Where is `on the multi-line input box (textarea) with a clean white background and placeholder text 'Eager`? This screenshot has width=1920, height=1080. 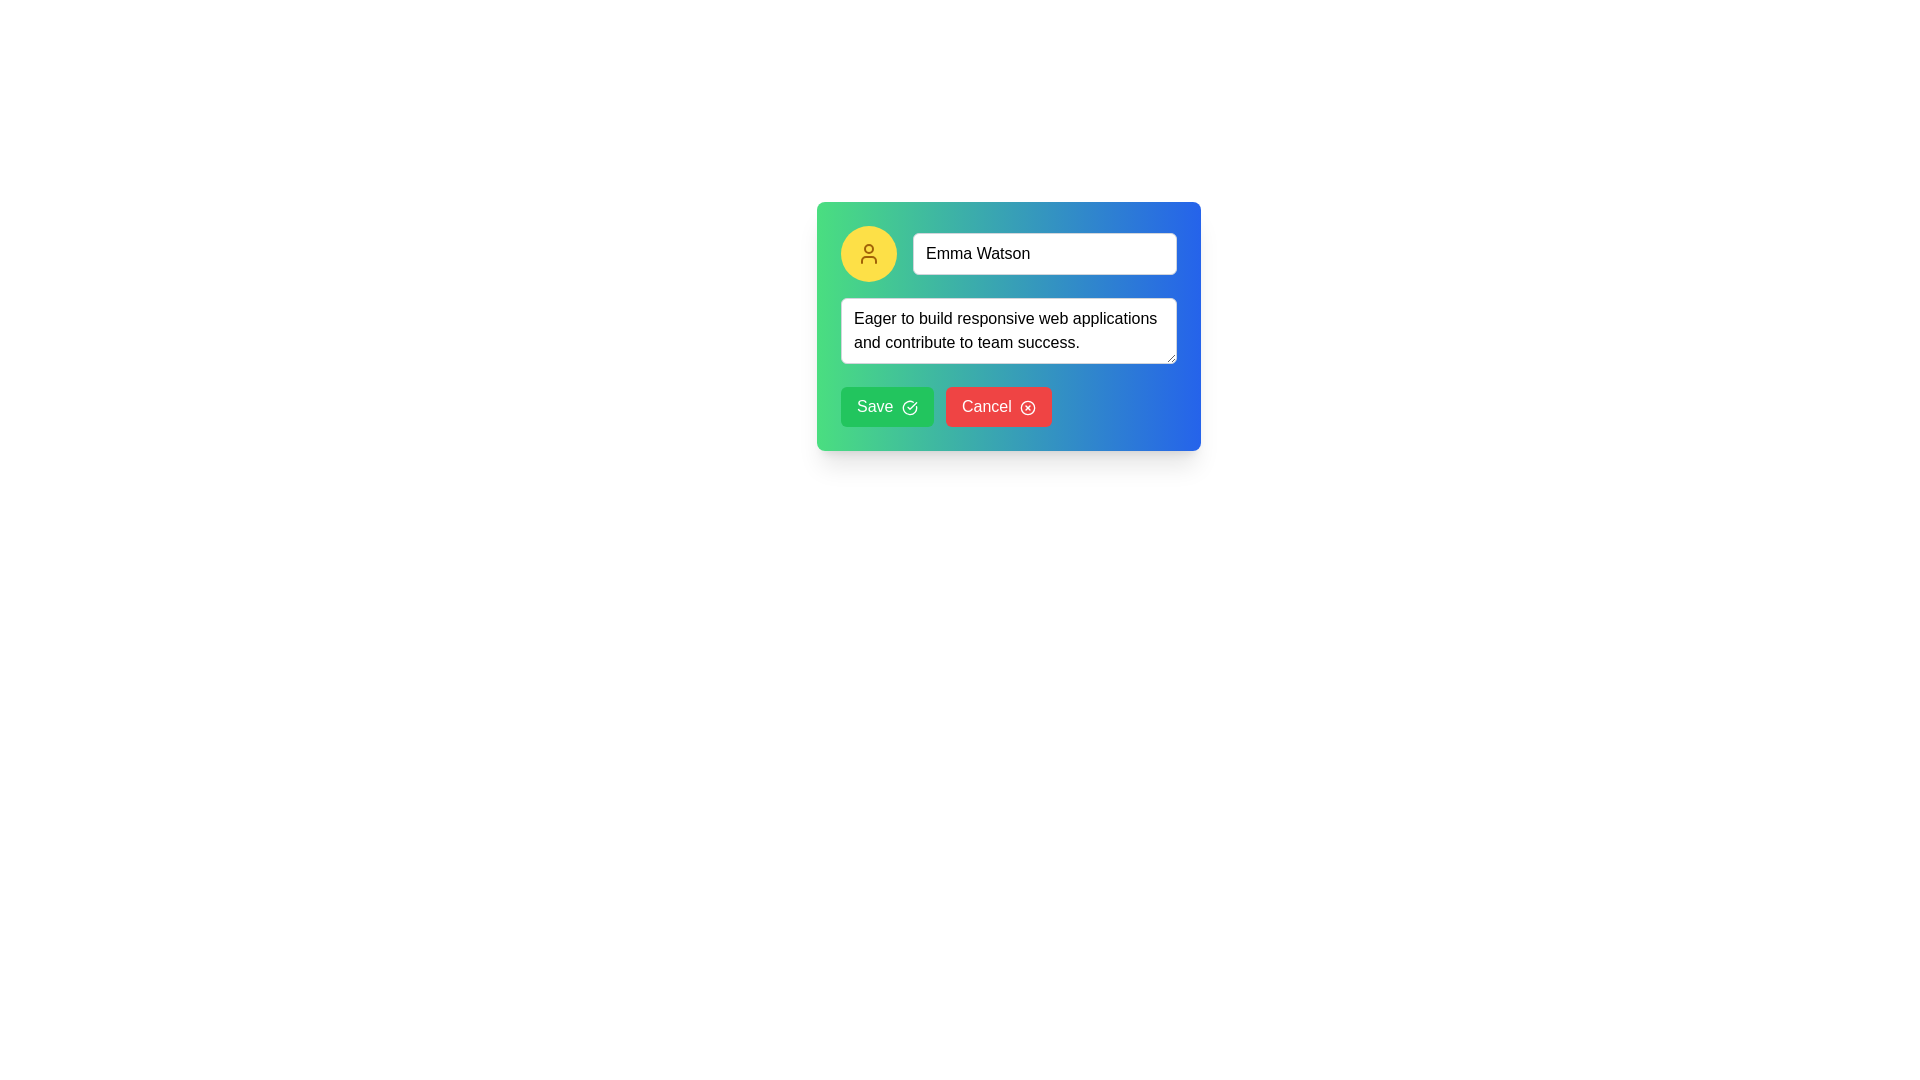
on the multi-line input box (textarea) with a clean white background and placeholder text 'Eager is located at coordinates (1008, 325).